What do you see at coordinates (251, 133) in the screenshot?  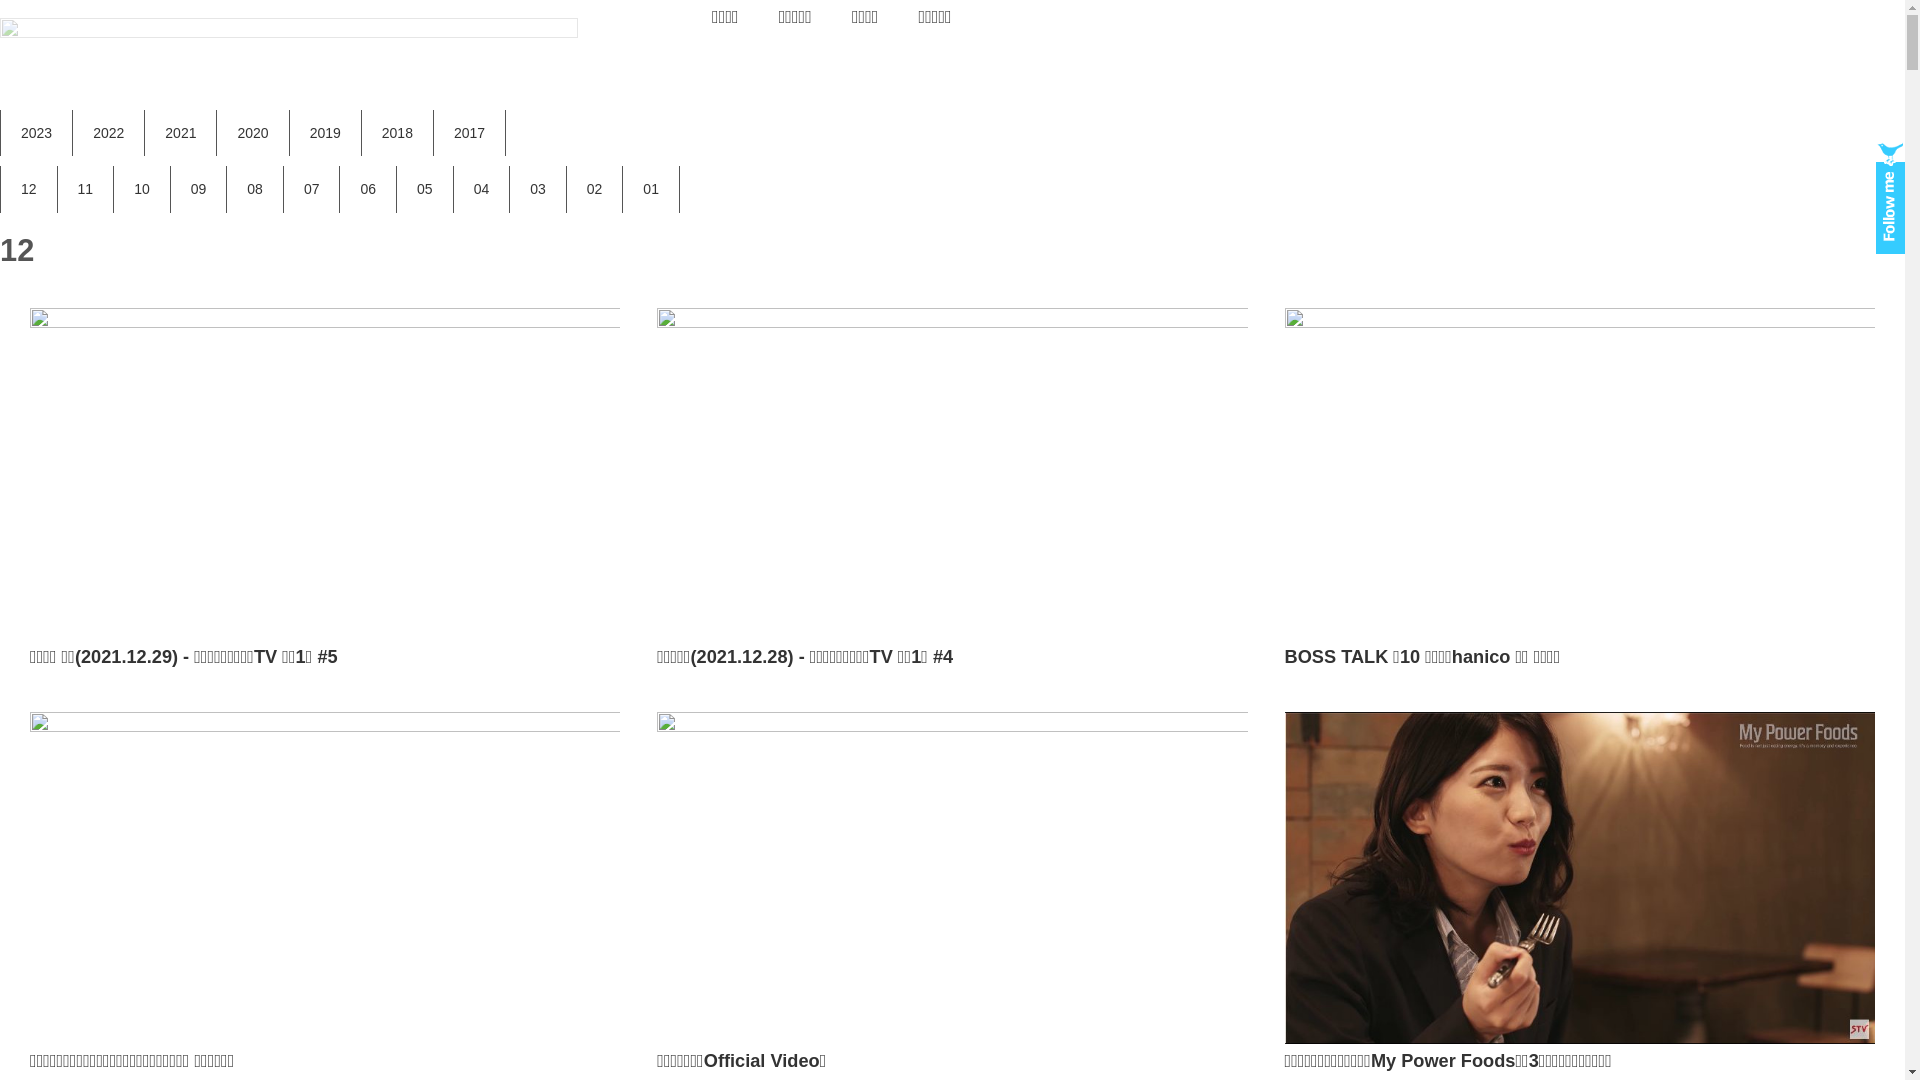 I see `'2020'` at bounding box center [251, 133].